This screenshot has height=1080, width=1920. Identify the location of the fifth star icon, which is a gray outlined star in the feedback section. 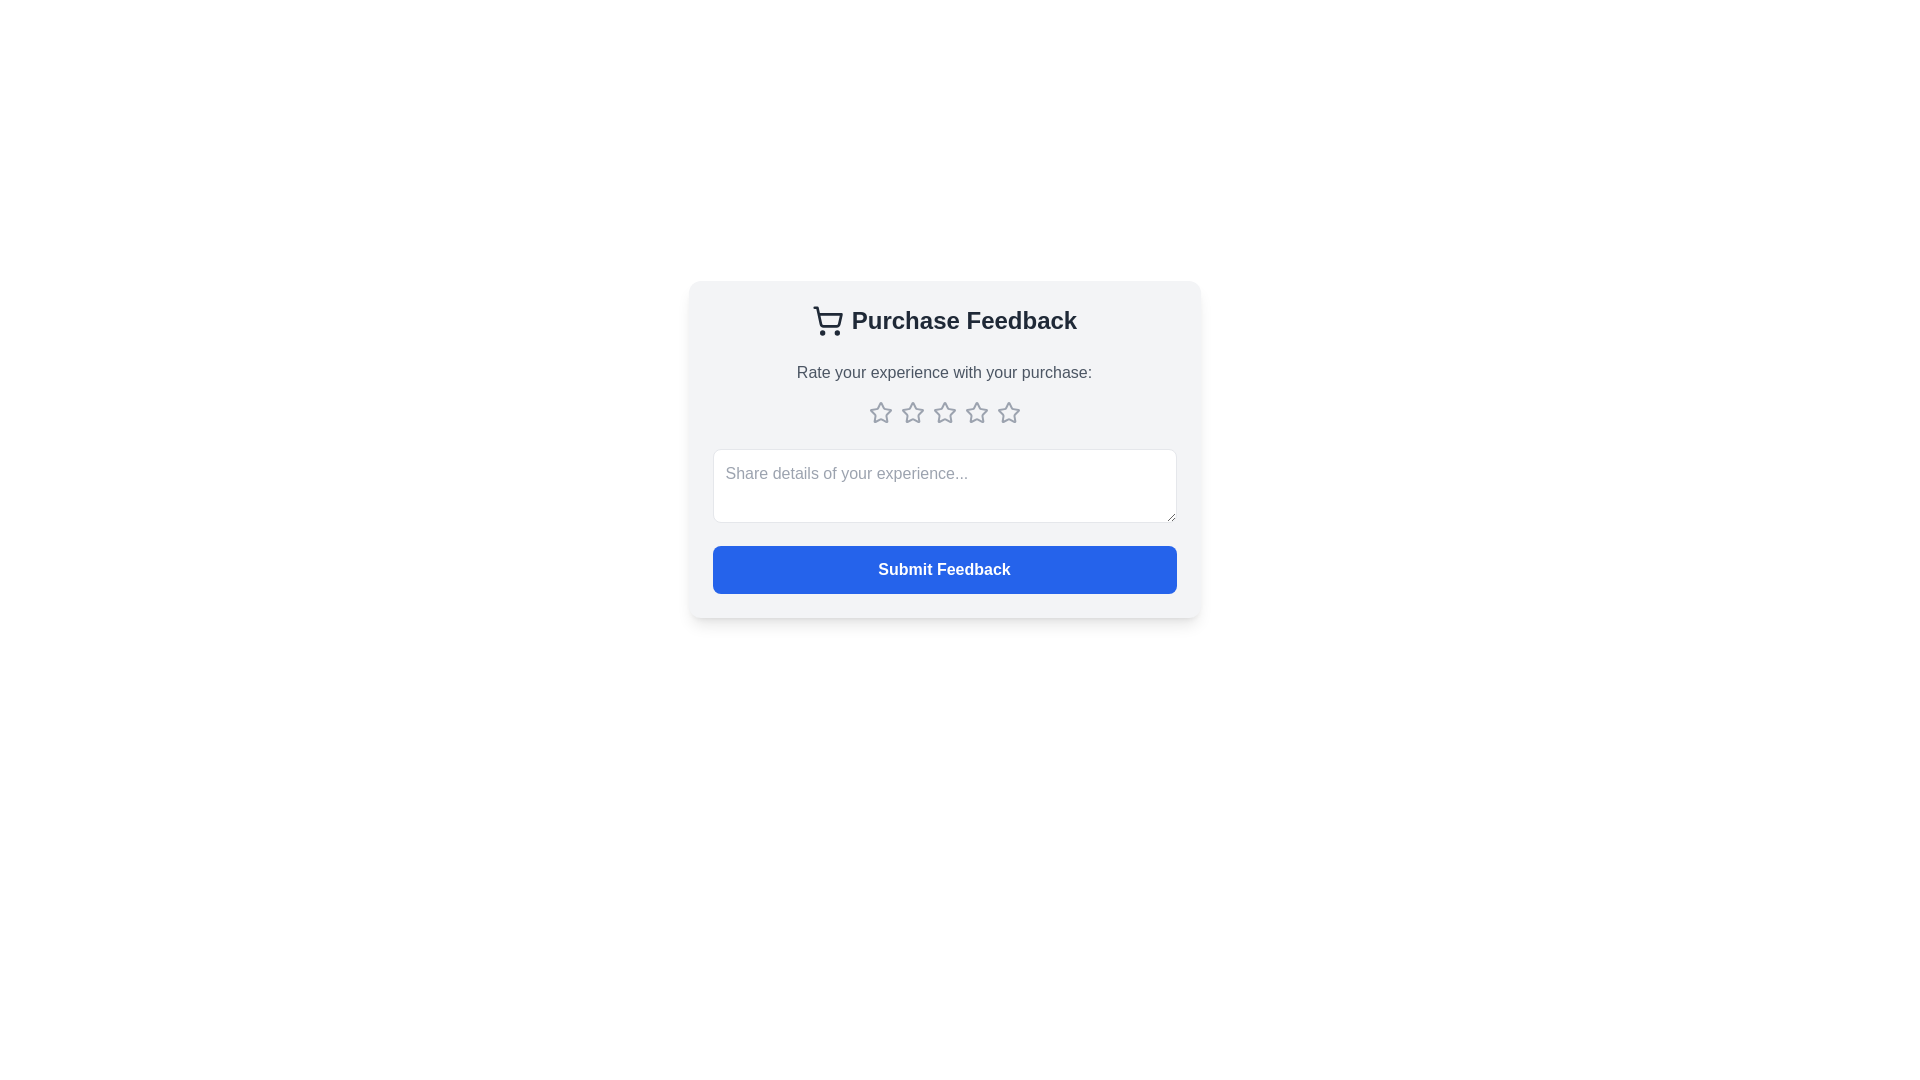
(1008, 411).